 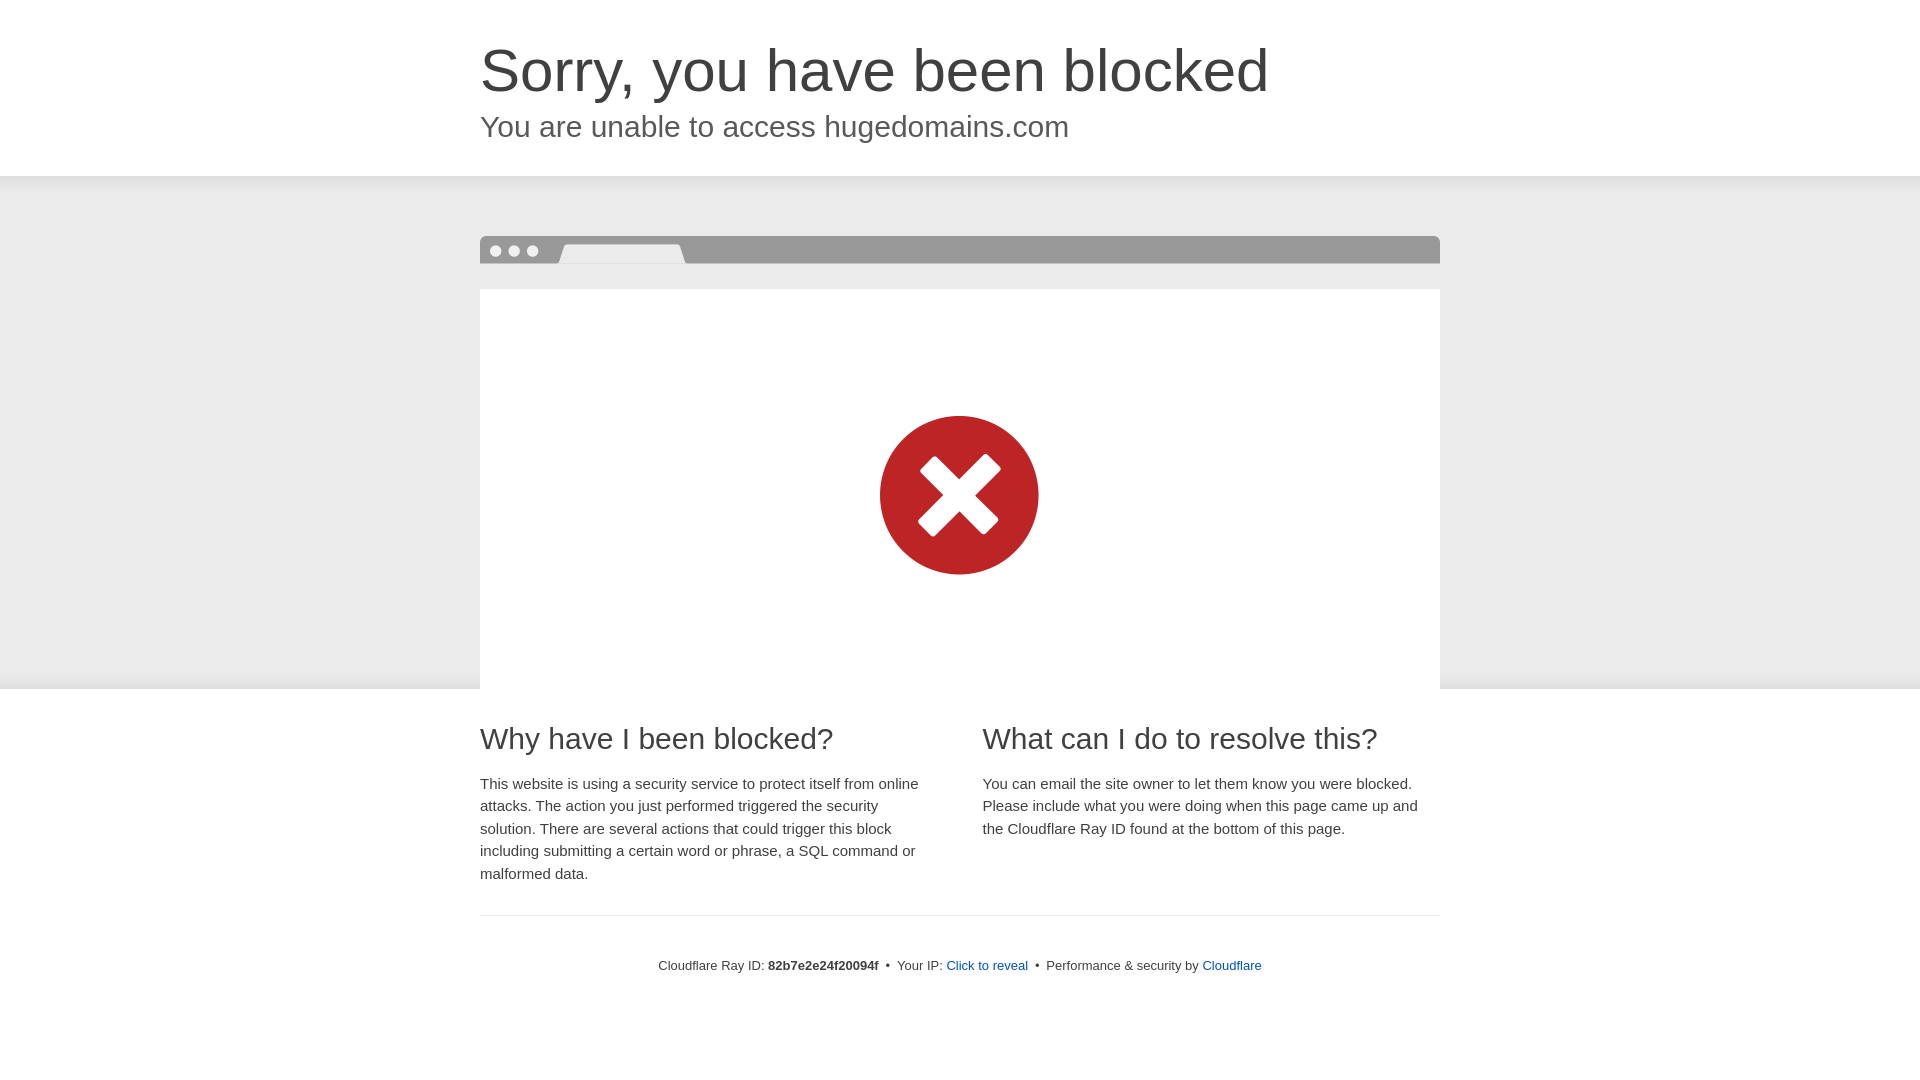 I want to click on 'Cloudflare', so click(x=1230, y=964).